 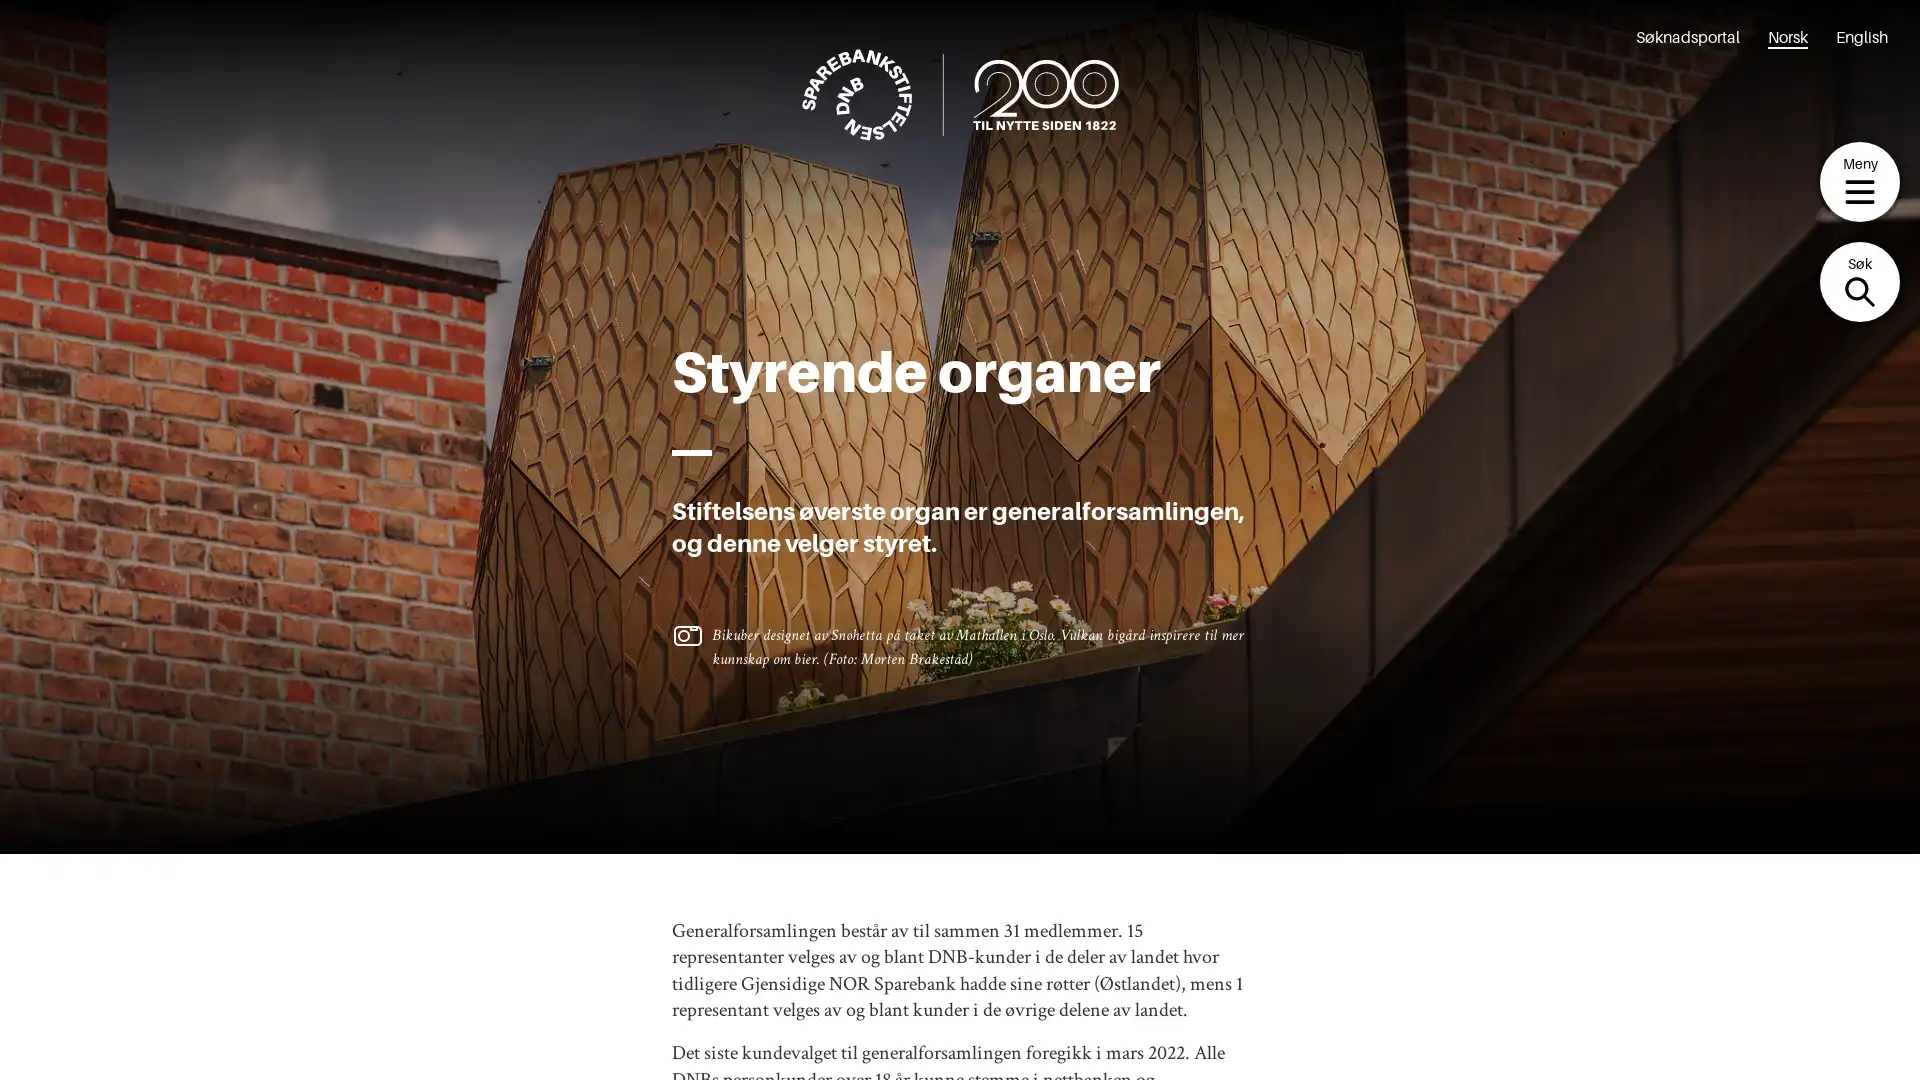 I want to click on Godta alle, so click(x=743, y=494).